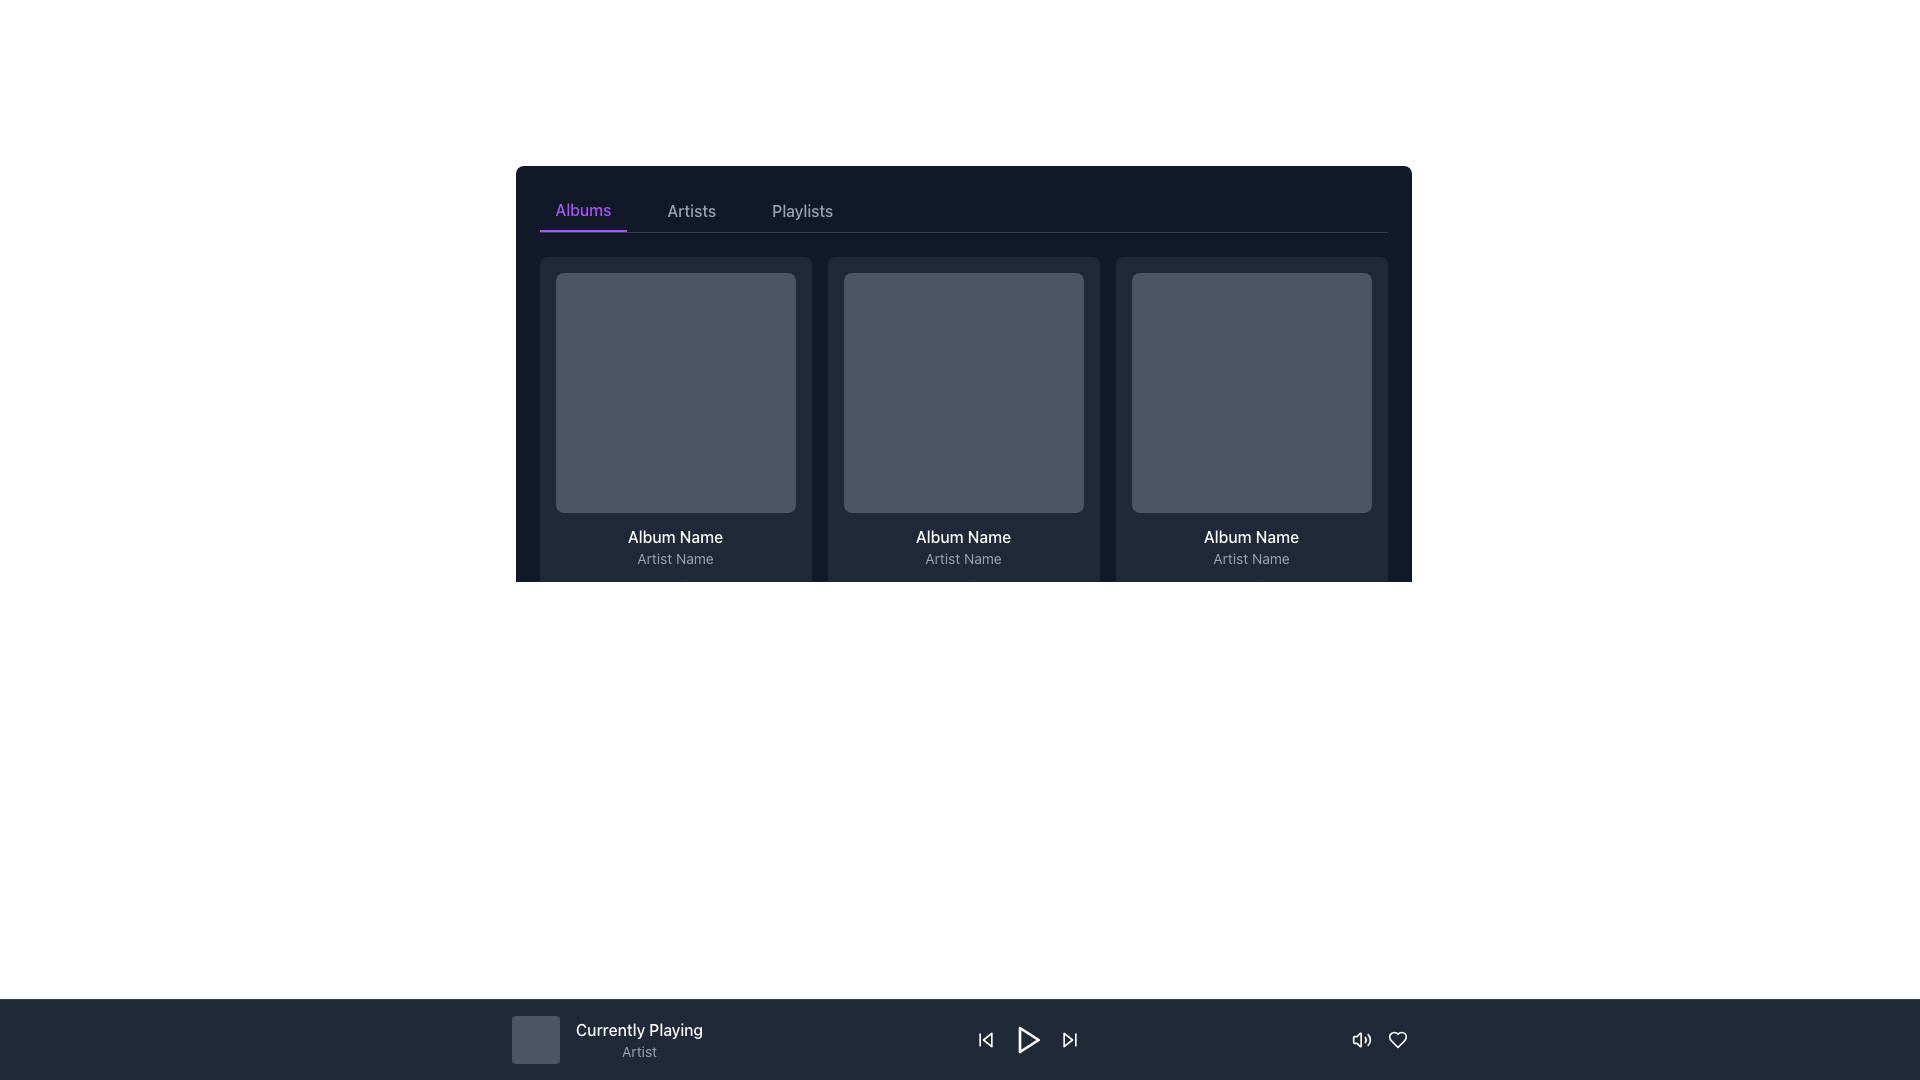 Image resolution: width=1920 pixels, height=1080 pixels. I want to click on the small-sized text label displaying 'Artist Name' with gray coloring, located directly below the text 'Album Name' in the album information block, so click(675, 559).